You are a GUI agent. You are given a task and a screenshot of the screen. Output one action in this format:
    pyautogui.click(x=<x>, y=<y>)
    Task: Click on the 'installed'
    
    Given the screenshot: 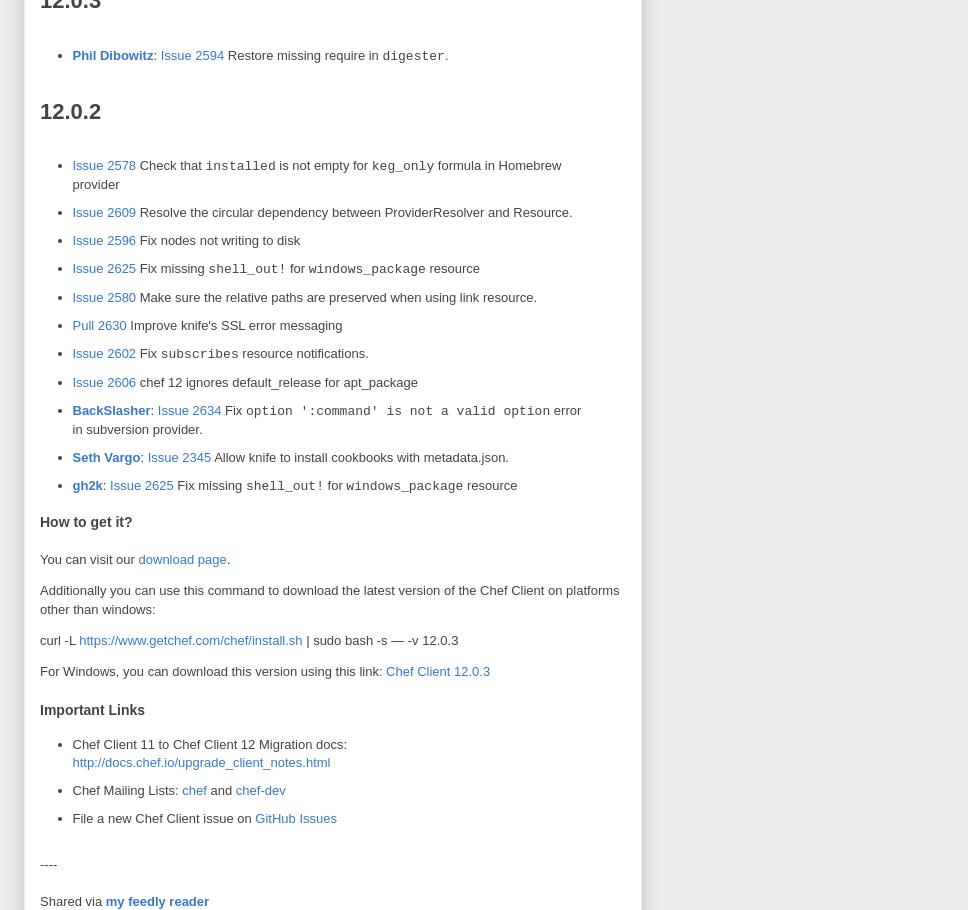 What is the action you would take?
    pyautogui.click(x=238, y=166)
    